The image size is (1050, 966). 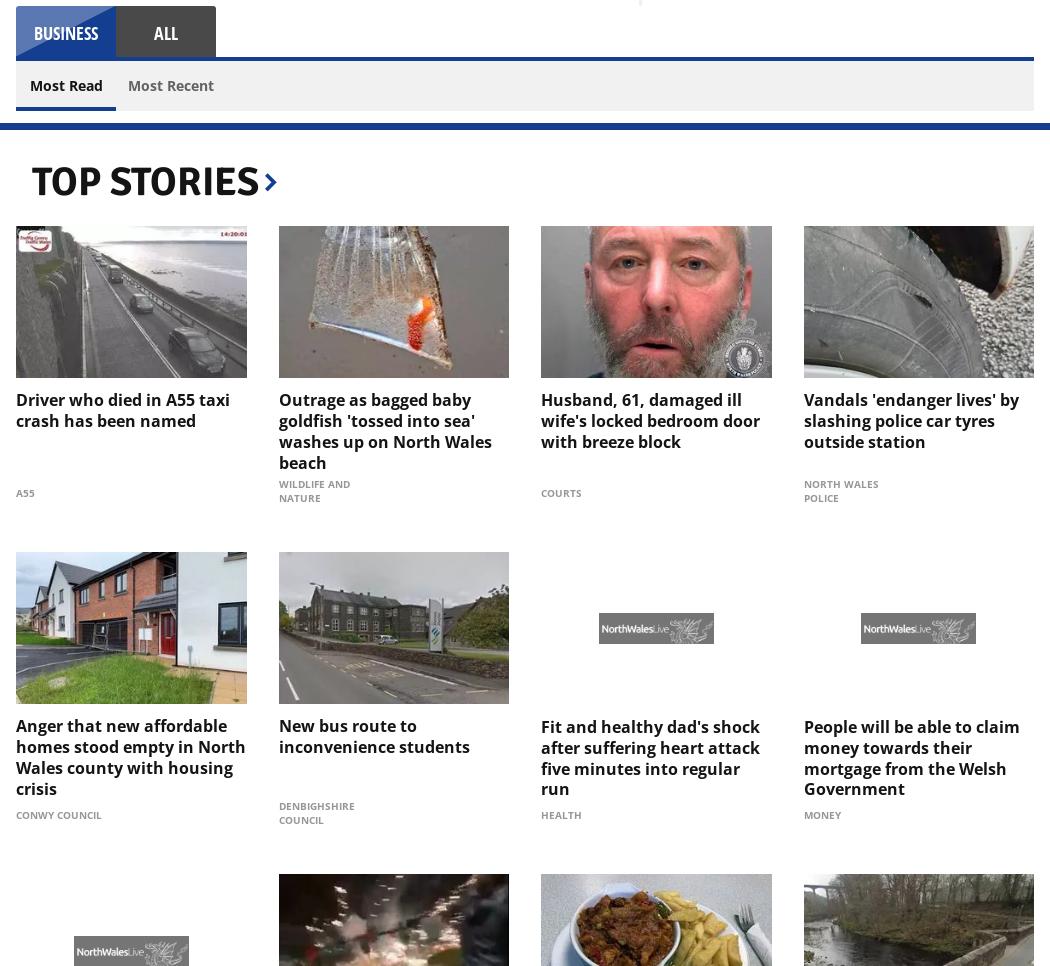 What do you see at coordinates (910, 757) in the screenshot?
I see `'People will be able to claim money towards their mortgage from the Welsh Government'` at bounding box center [910, 757].